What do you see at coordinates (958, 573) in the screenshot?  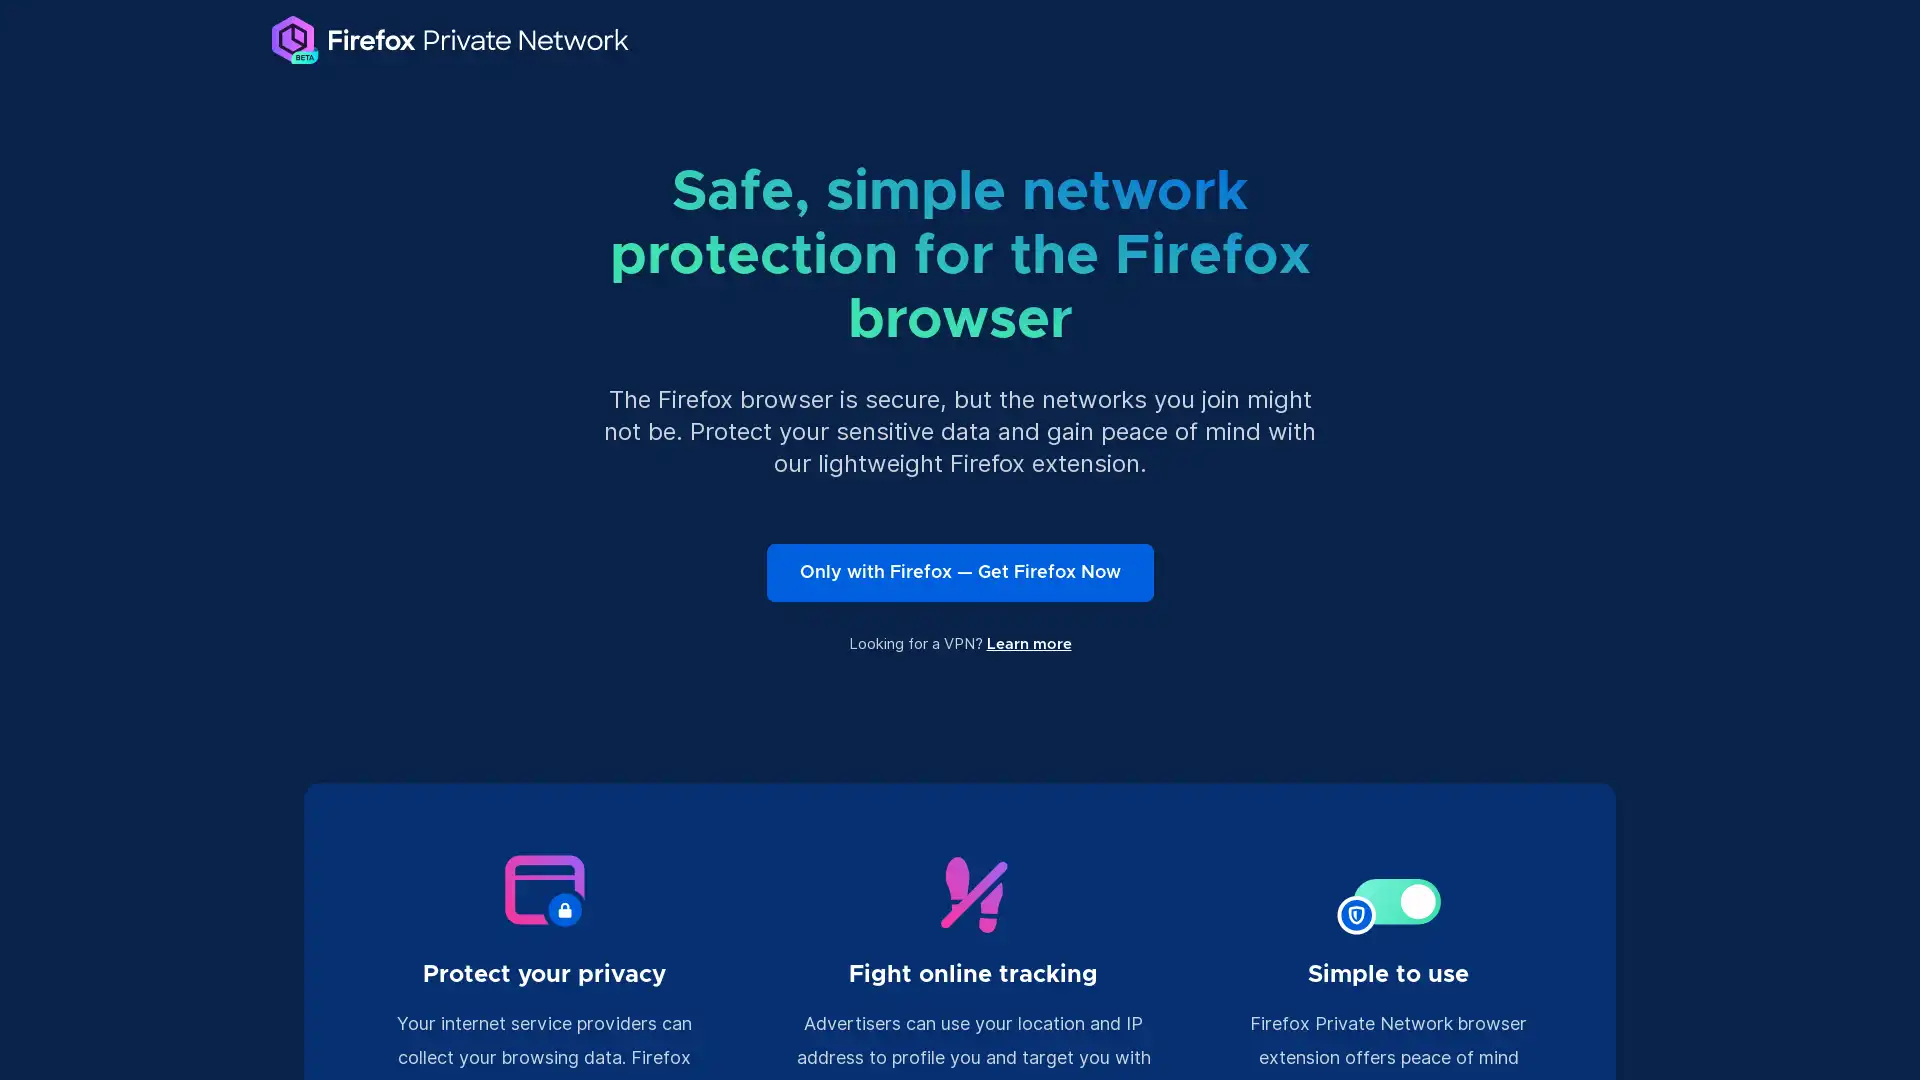 I see `Only with Firefox  Get Firefox Now` at bounding box center [958, 573].